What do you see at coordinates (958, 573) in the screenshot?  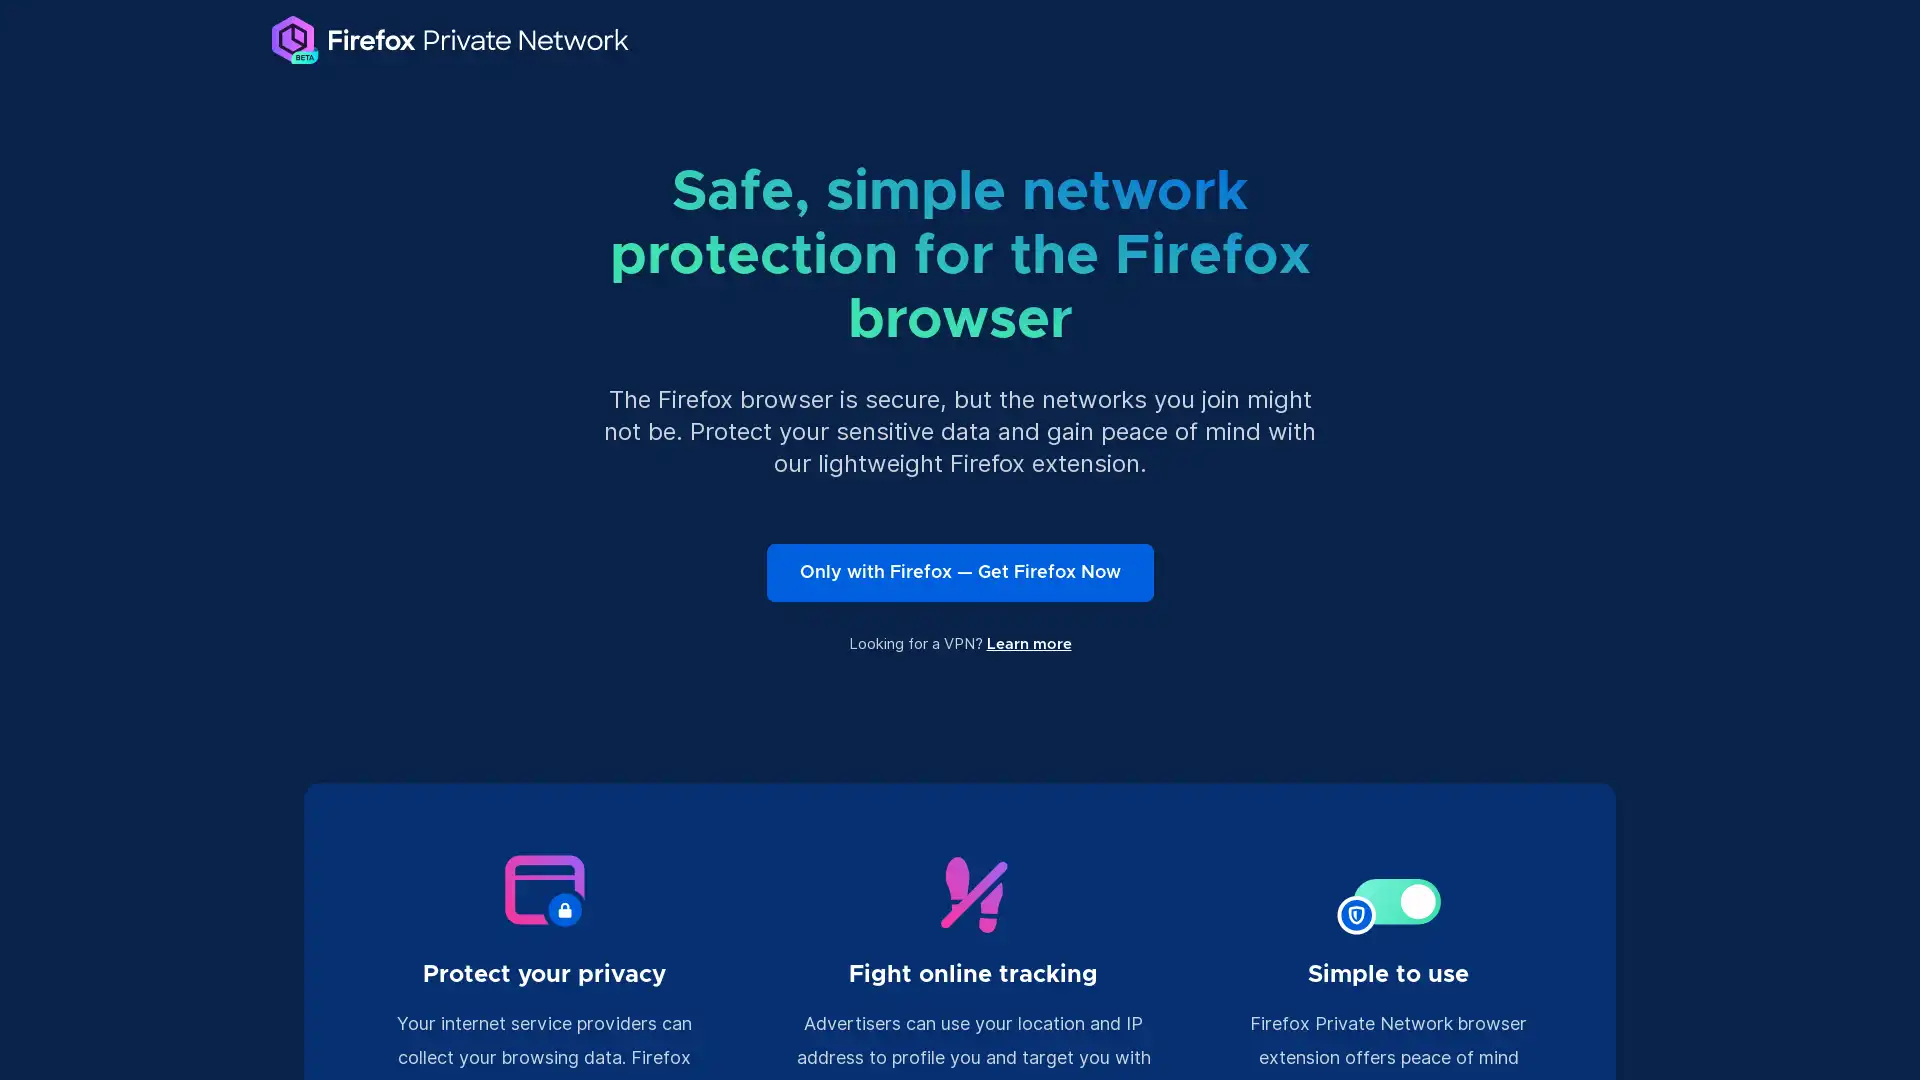 I see `Only with Firefox  Get Firefox Now` at bounding box center [958, 573].